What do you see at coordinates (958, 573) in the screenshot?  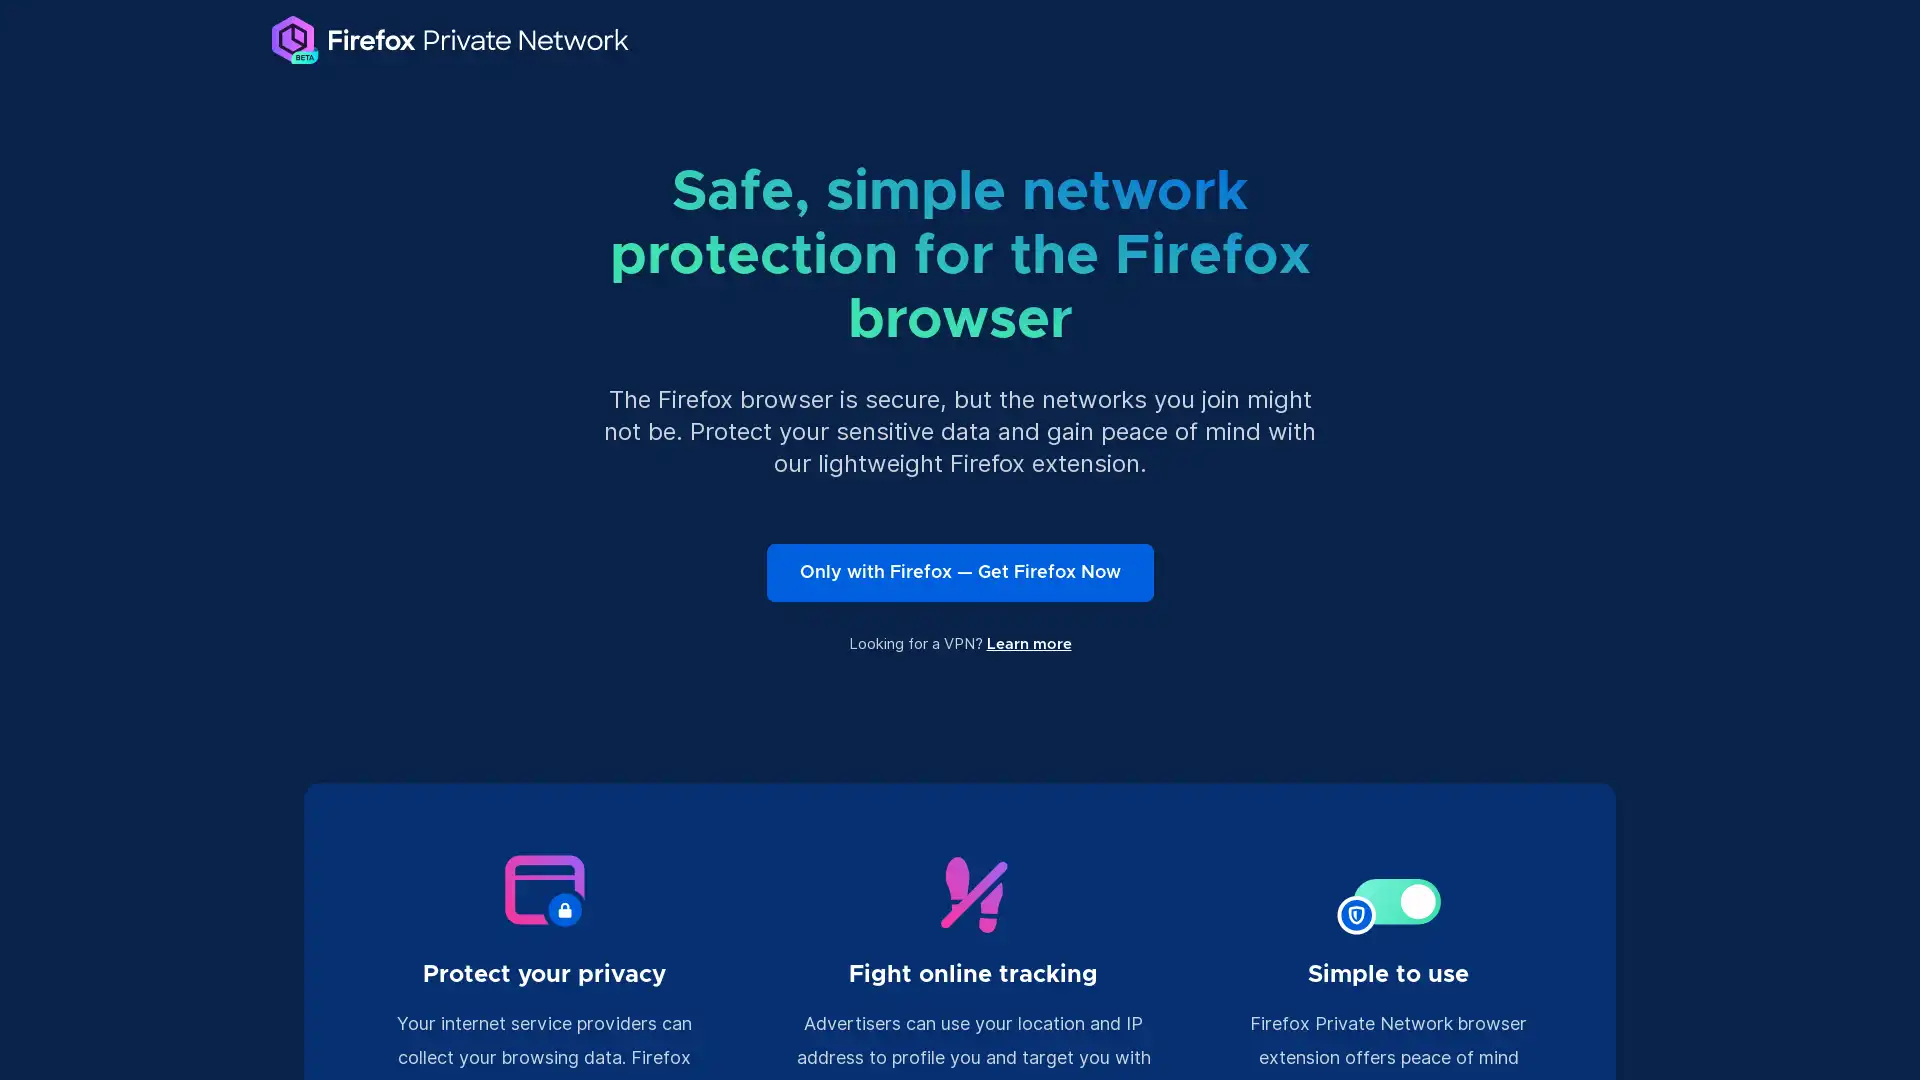 I see `Only with Firefox  Get Firefox Now` at bounding box center [958, 573].